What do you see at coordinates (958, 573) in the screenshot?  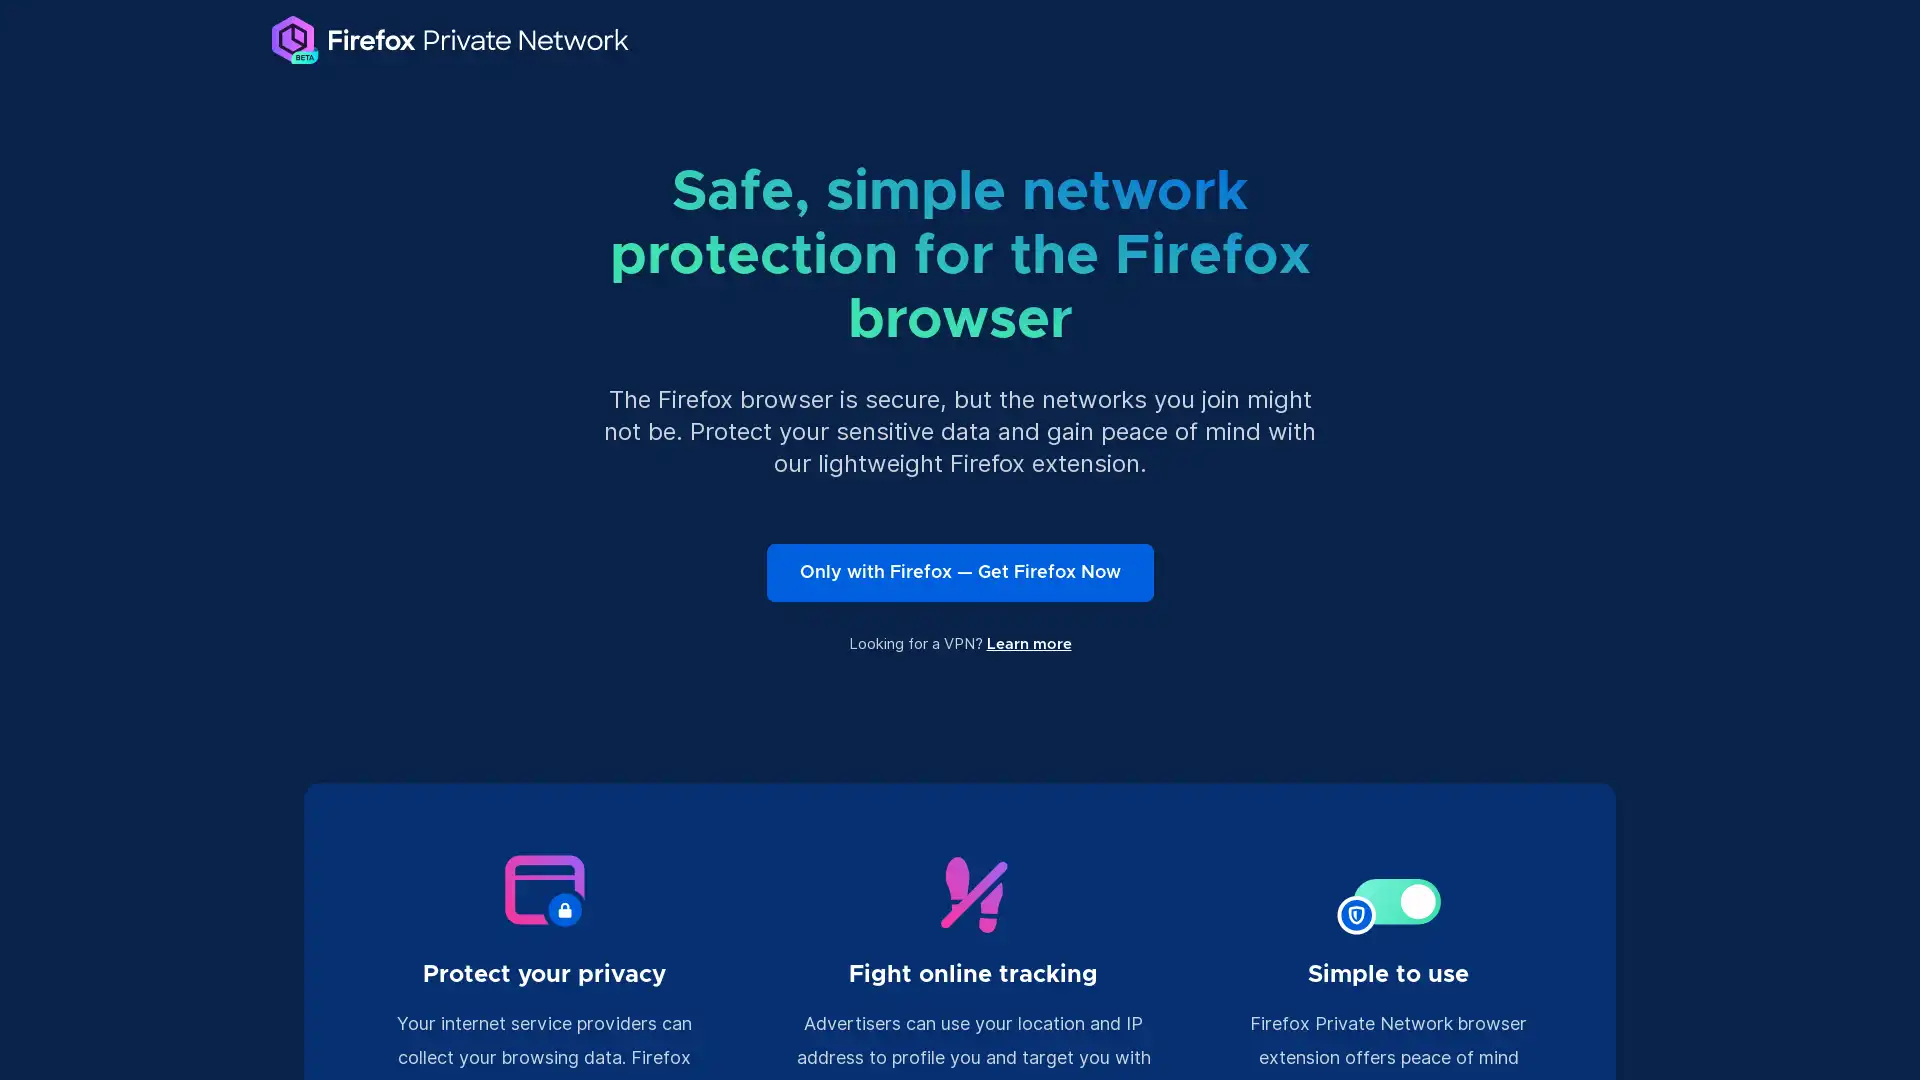 I see `Only with Firefox  Get Firefox Now` at bounding box center [958, 573].